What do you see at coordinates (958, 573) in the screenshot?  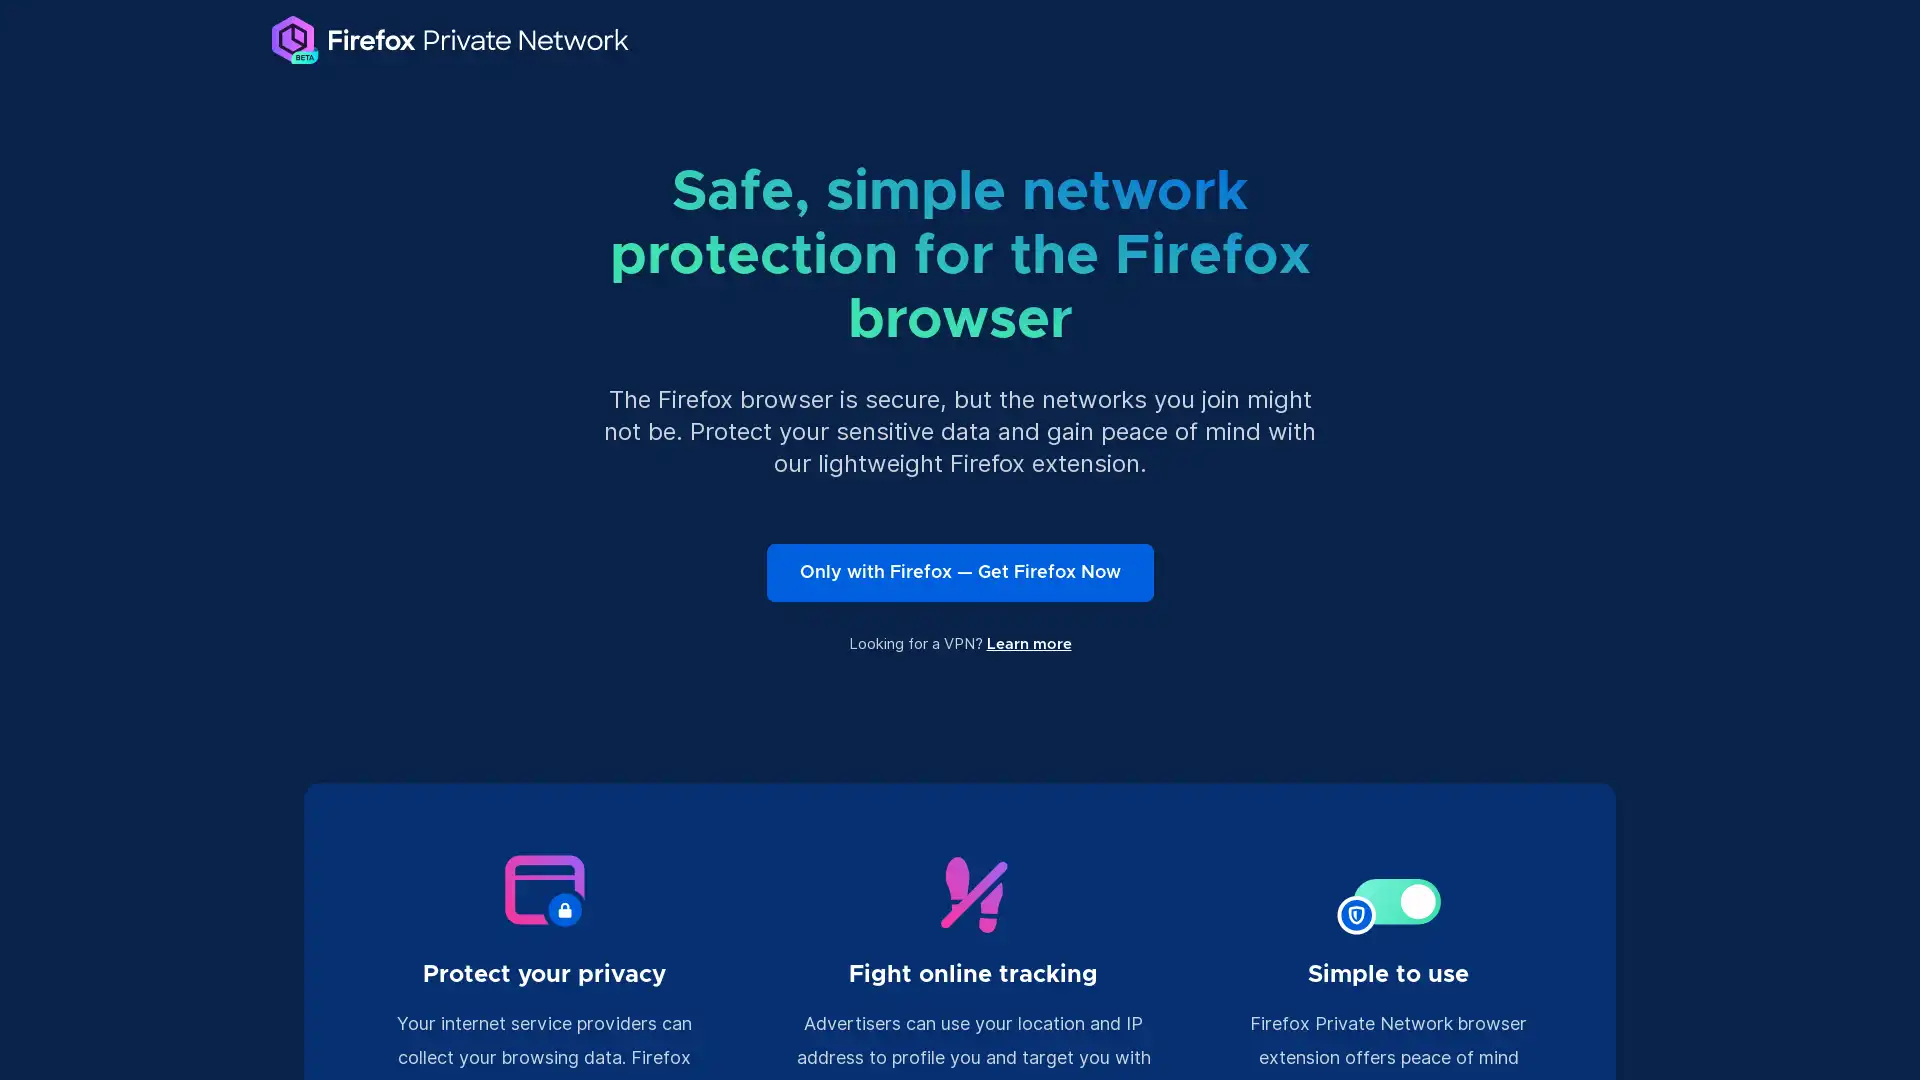 I see `Only with Firefox  Get Firefox Now` at bounding box center [958, 573].